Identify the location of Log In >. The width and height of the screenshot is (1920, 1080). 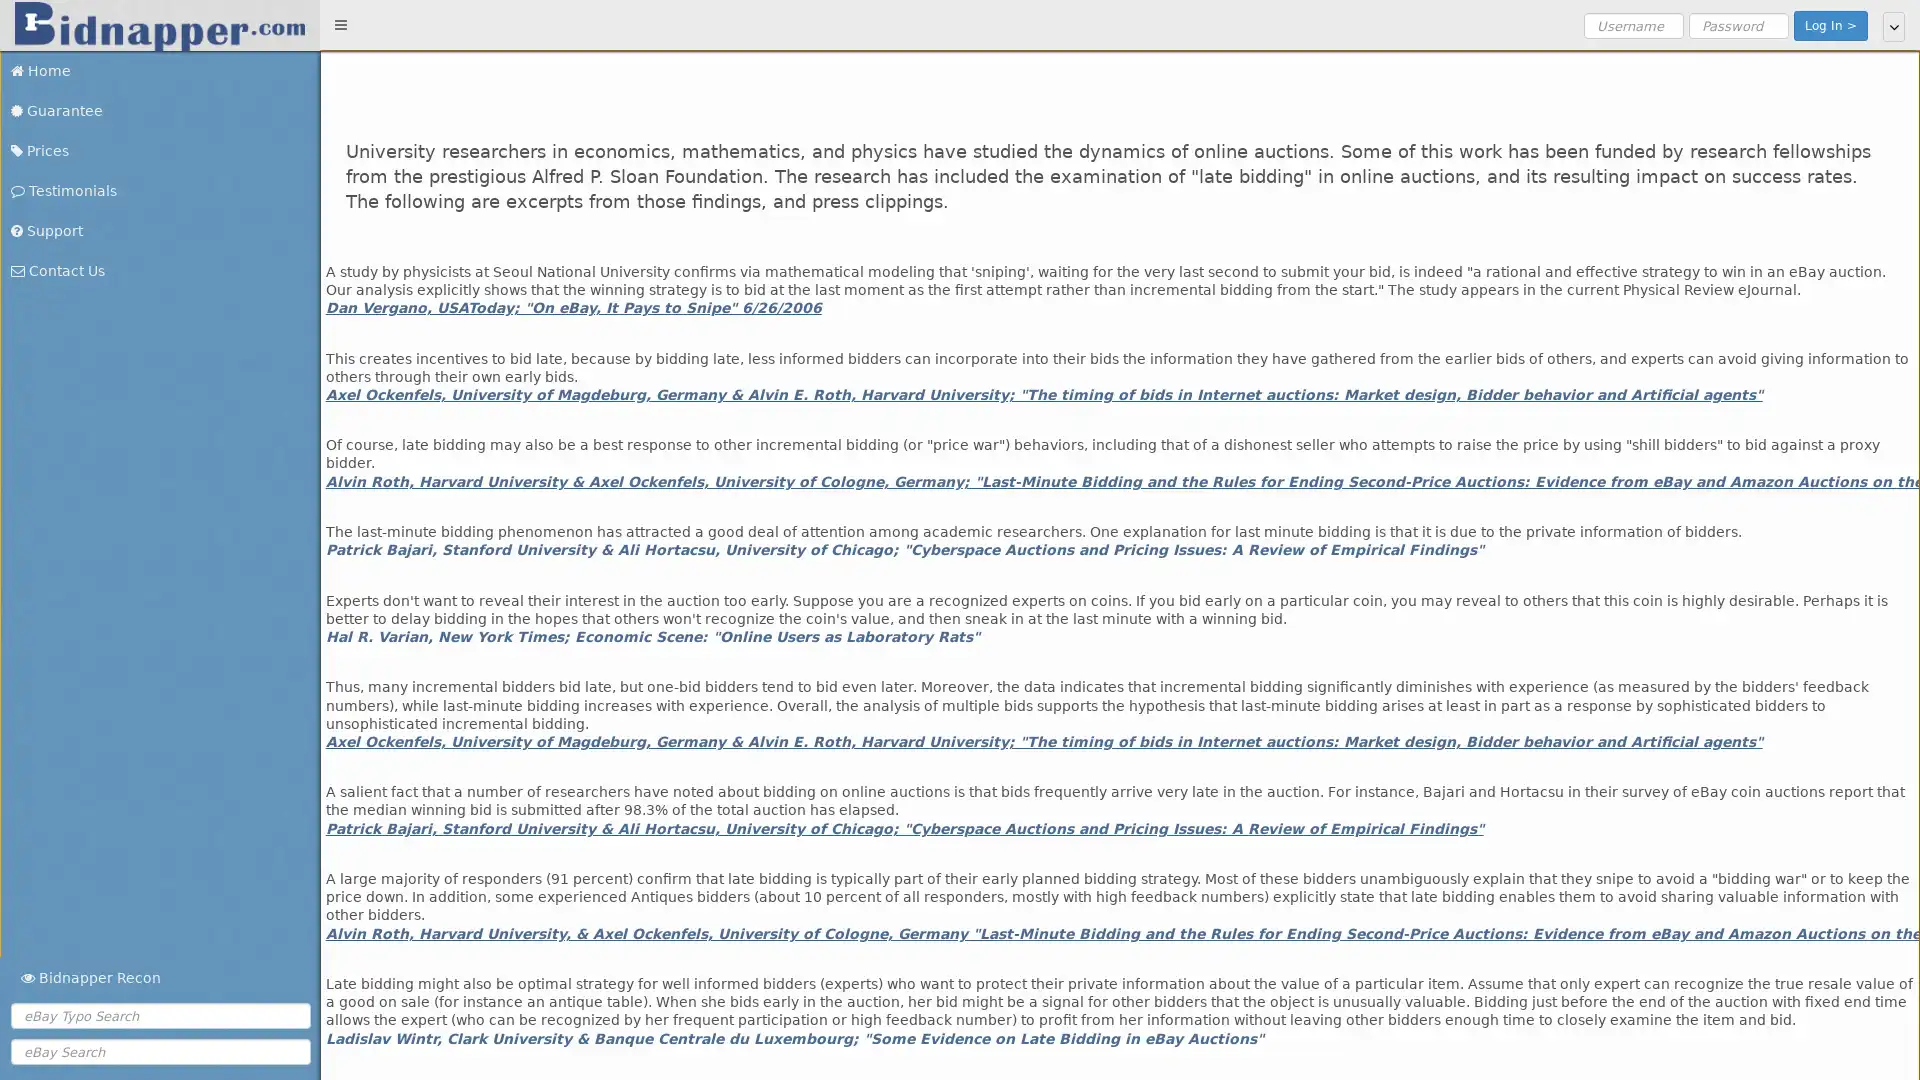
(1830, 26).